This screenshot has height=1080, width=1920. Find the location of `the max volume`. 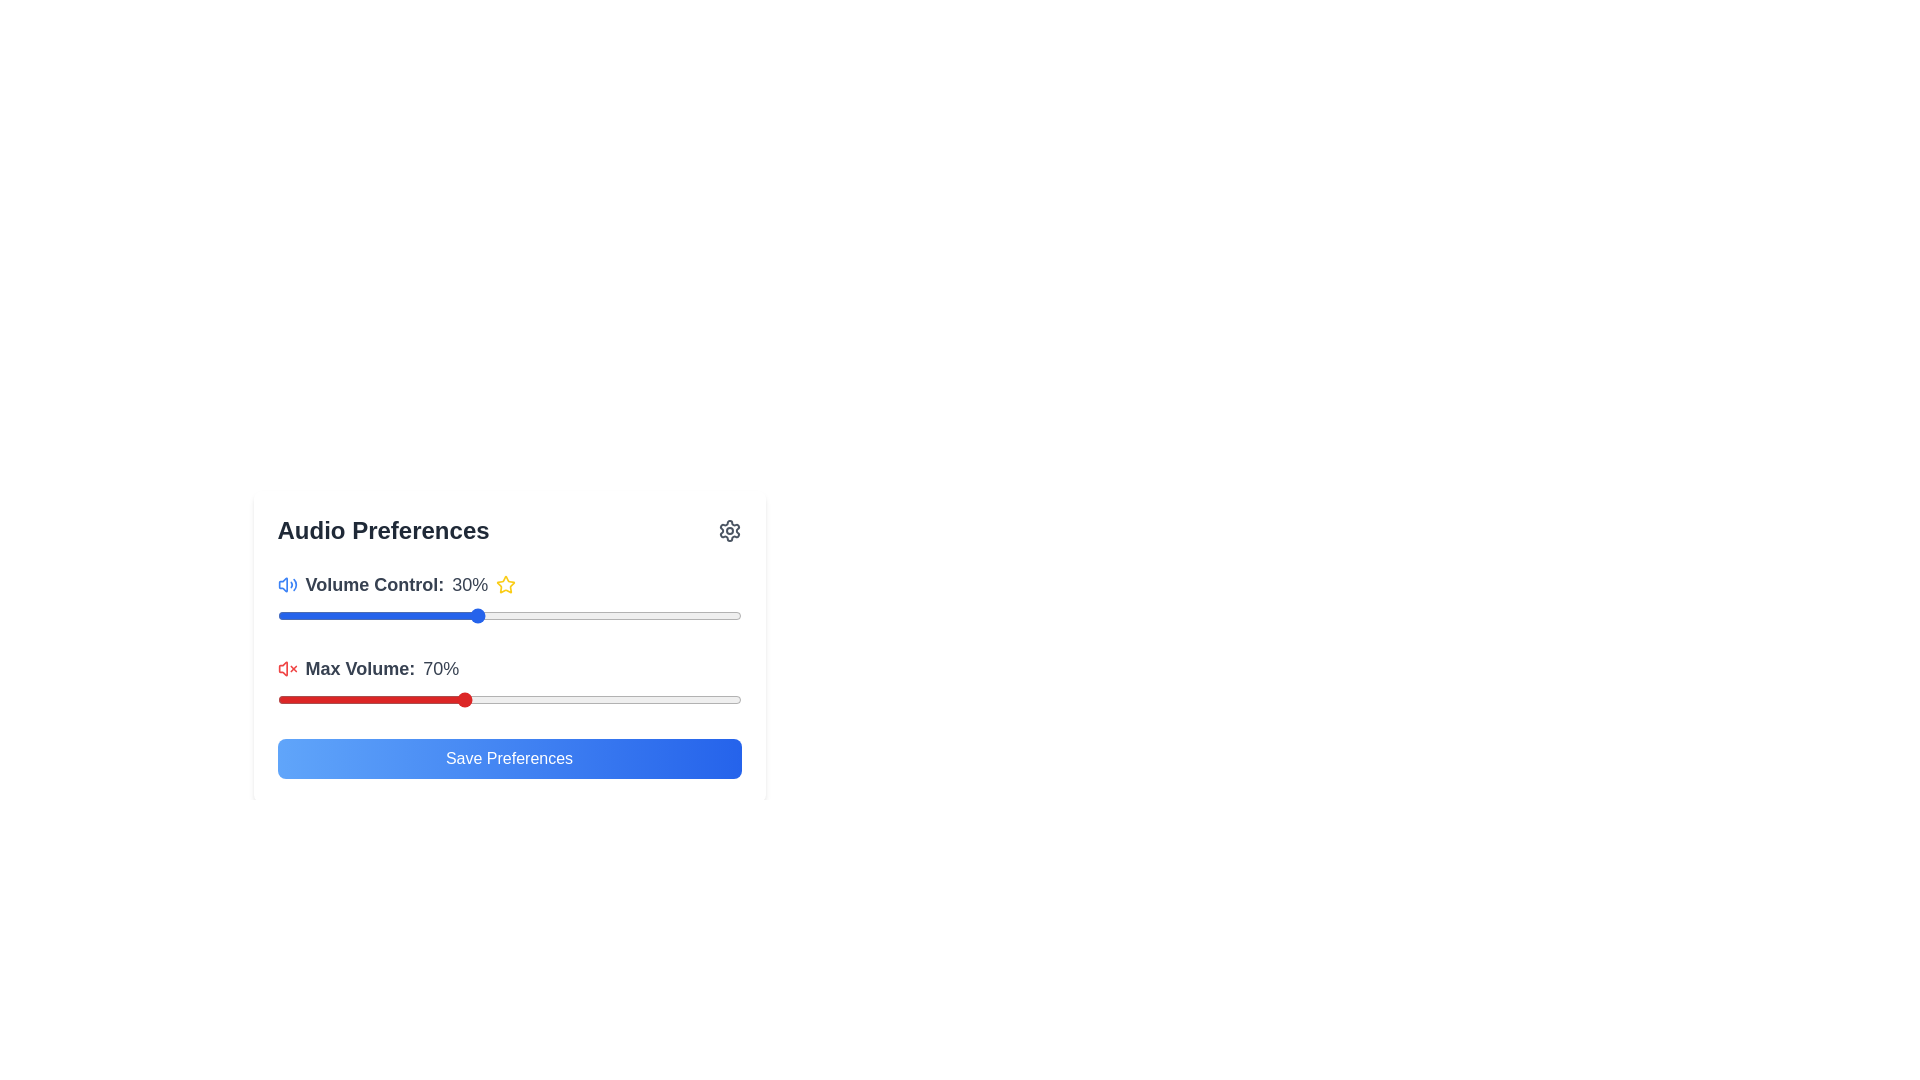

the max volume is located at coordinates (537, 698).